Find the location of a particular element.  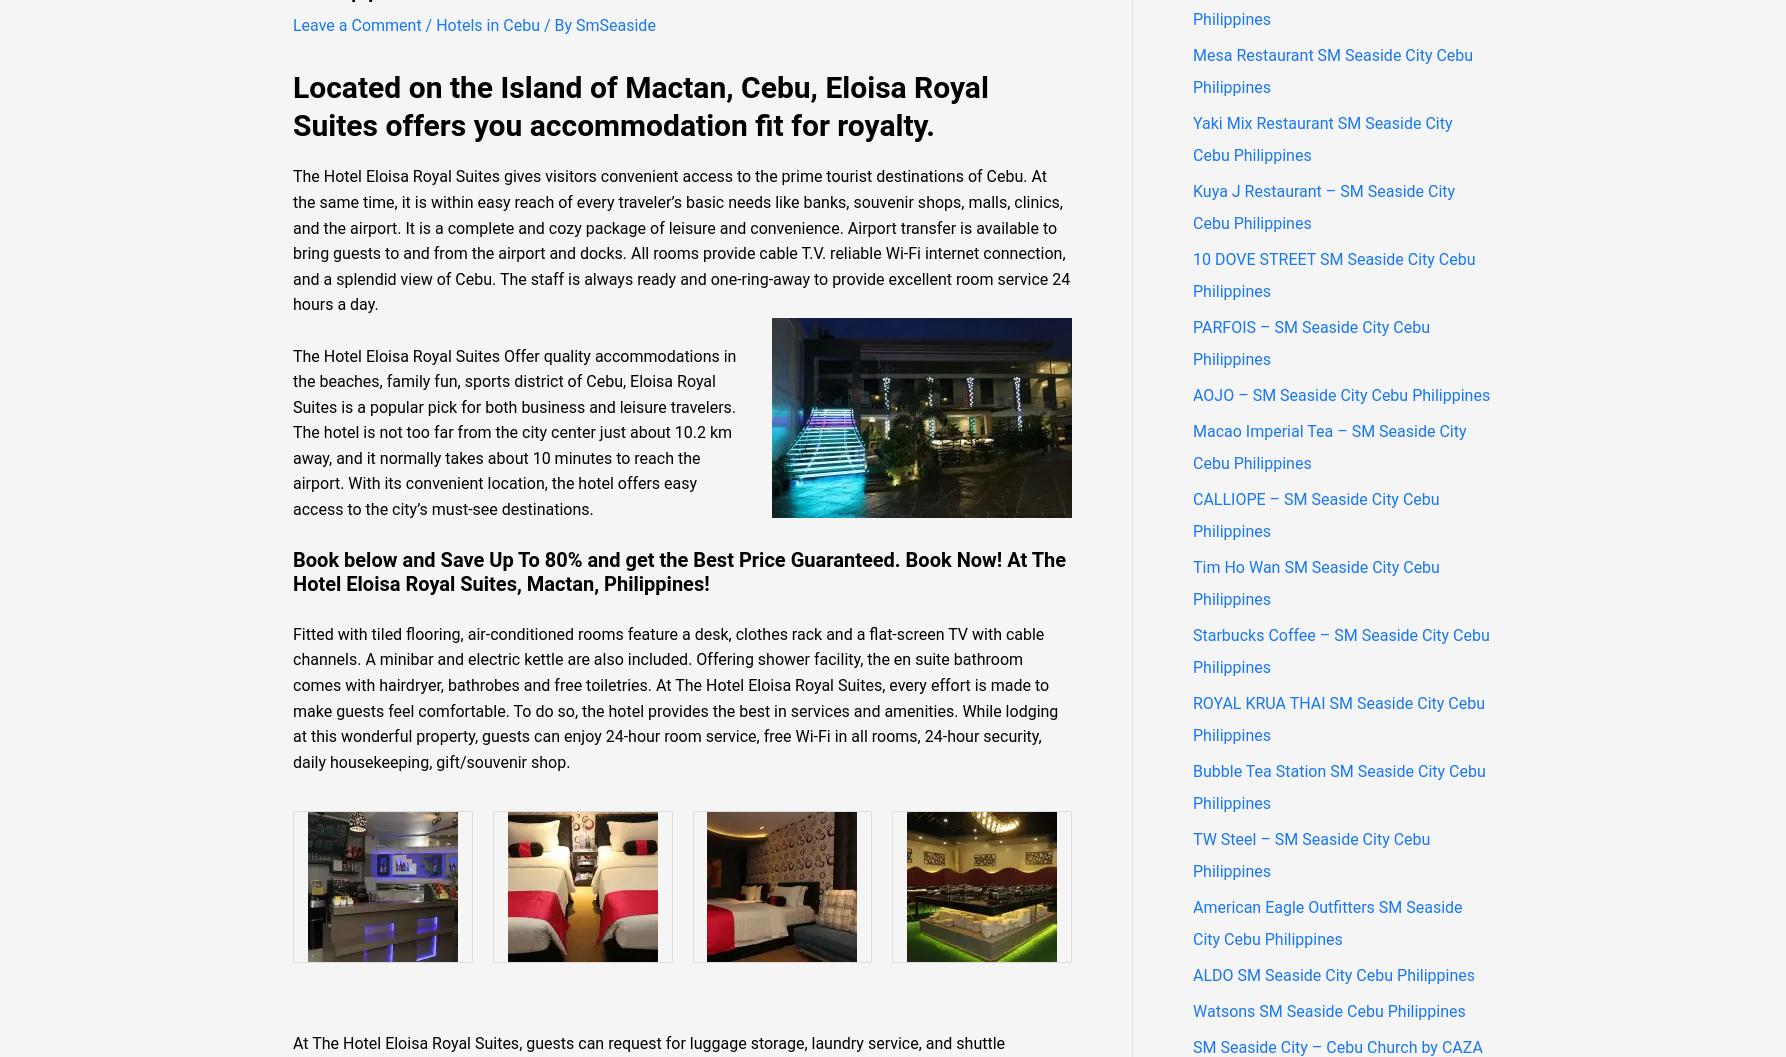

'Leave a Comment' is located at coordinates (292, 25).